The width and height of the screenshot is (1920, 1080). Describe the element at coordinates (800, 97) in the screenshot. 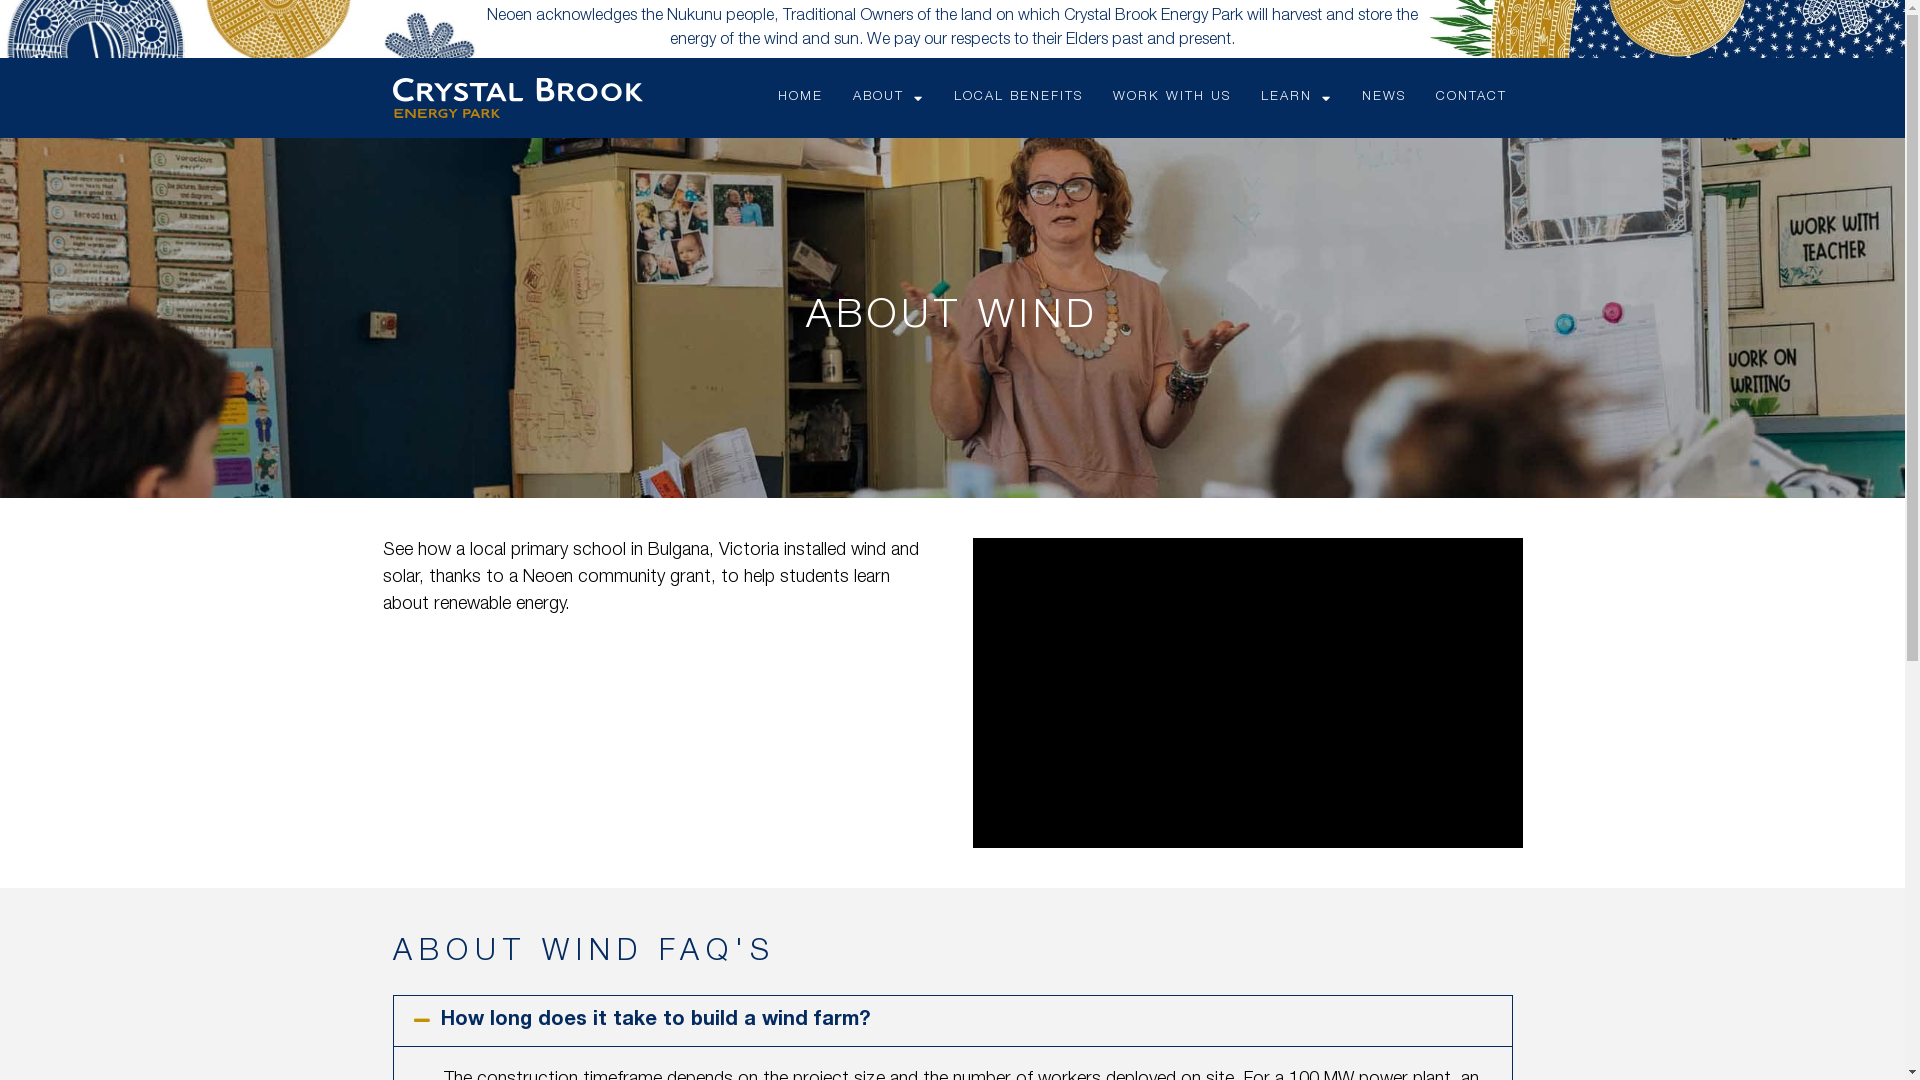

I see `'HOME'` at that location.